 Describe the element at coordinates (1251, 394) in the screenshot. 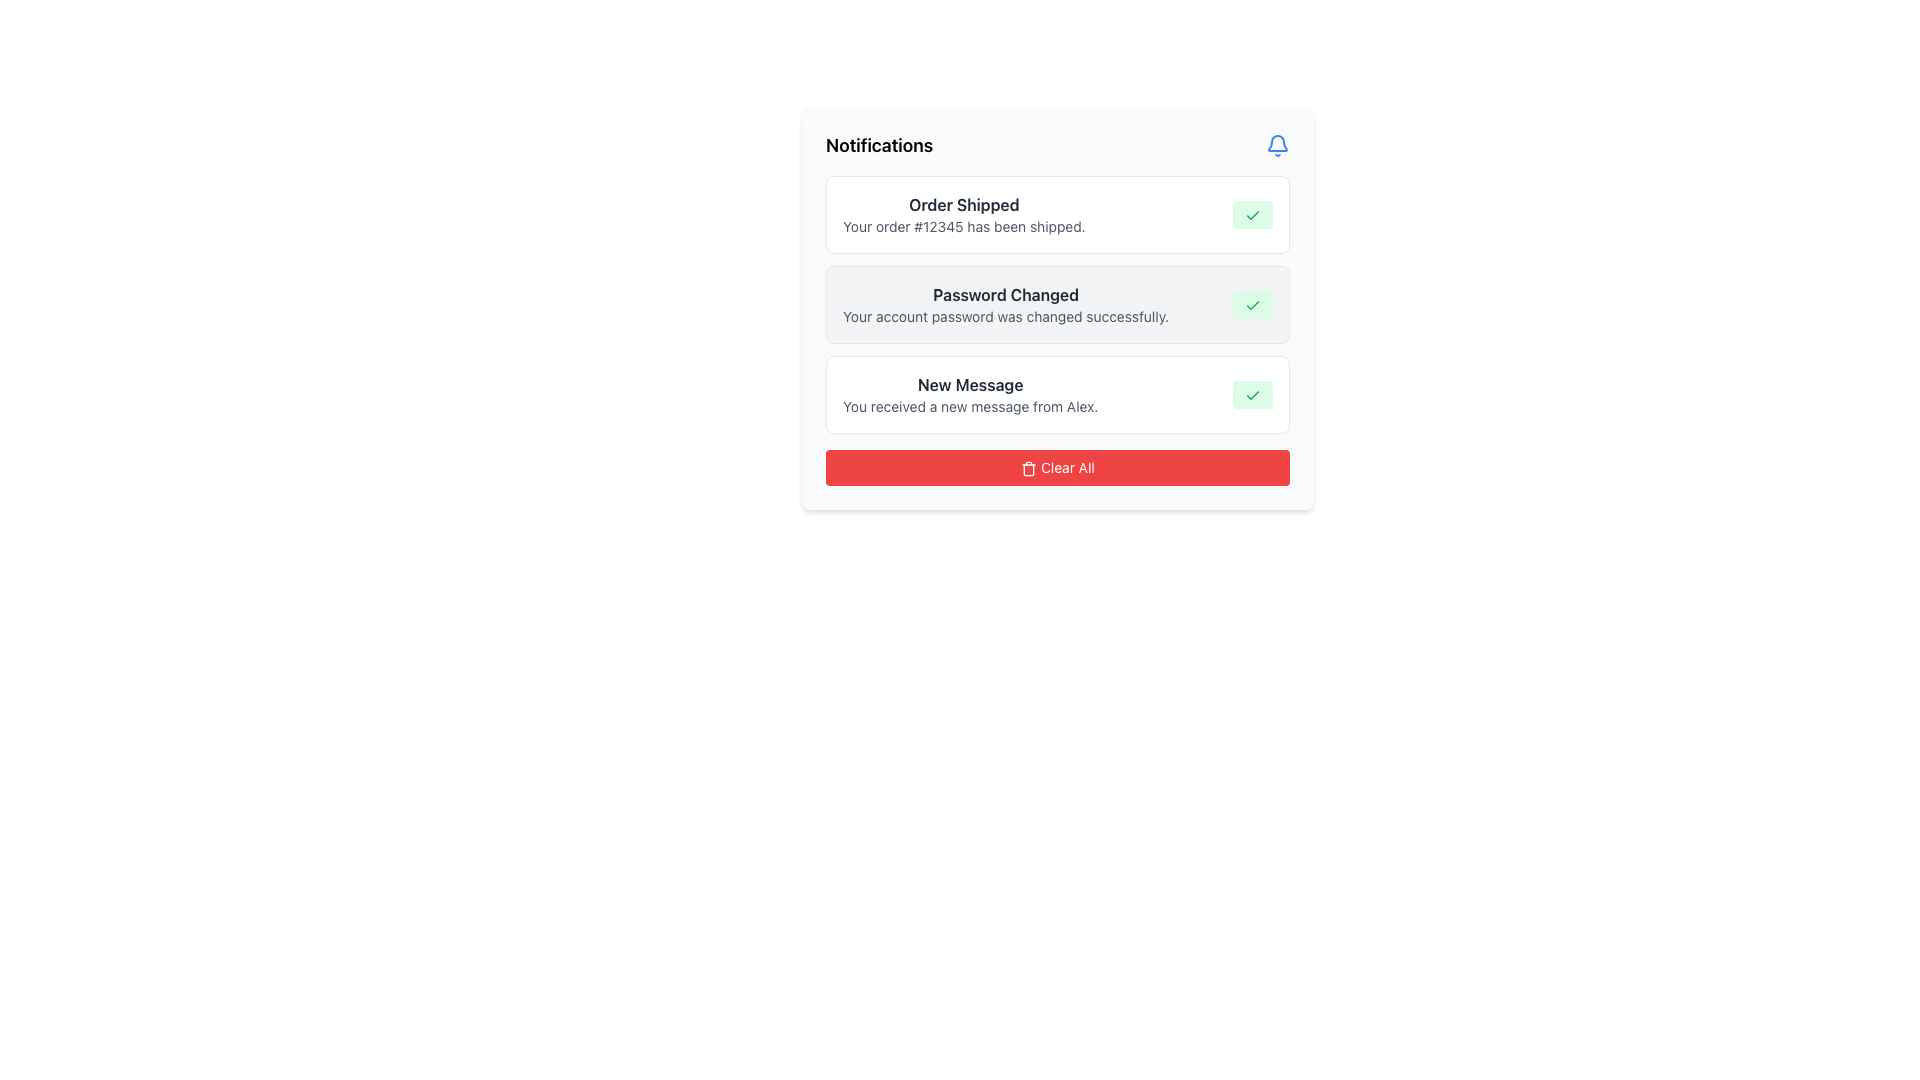

I see `the button located at the far-right end of the 'New Message' notification` at that location.